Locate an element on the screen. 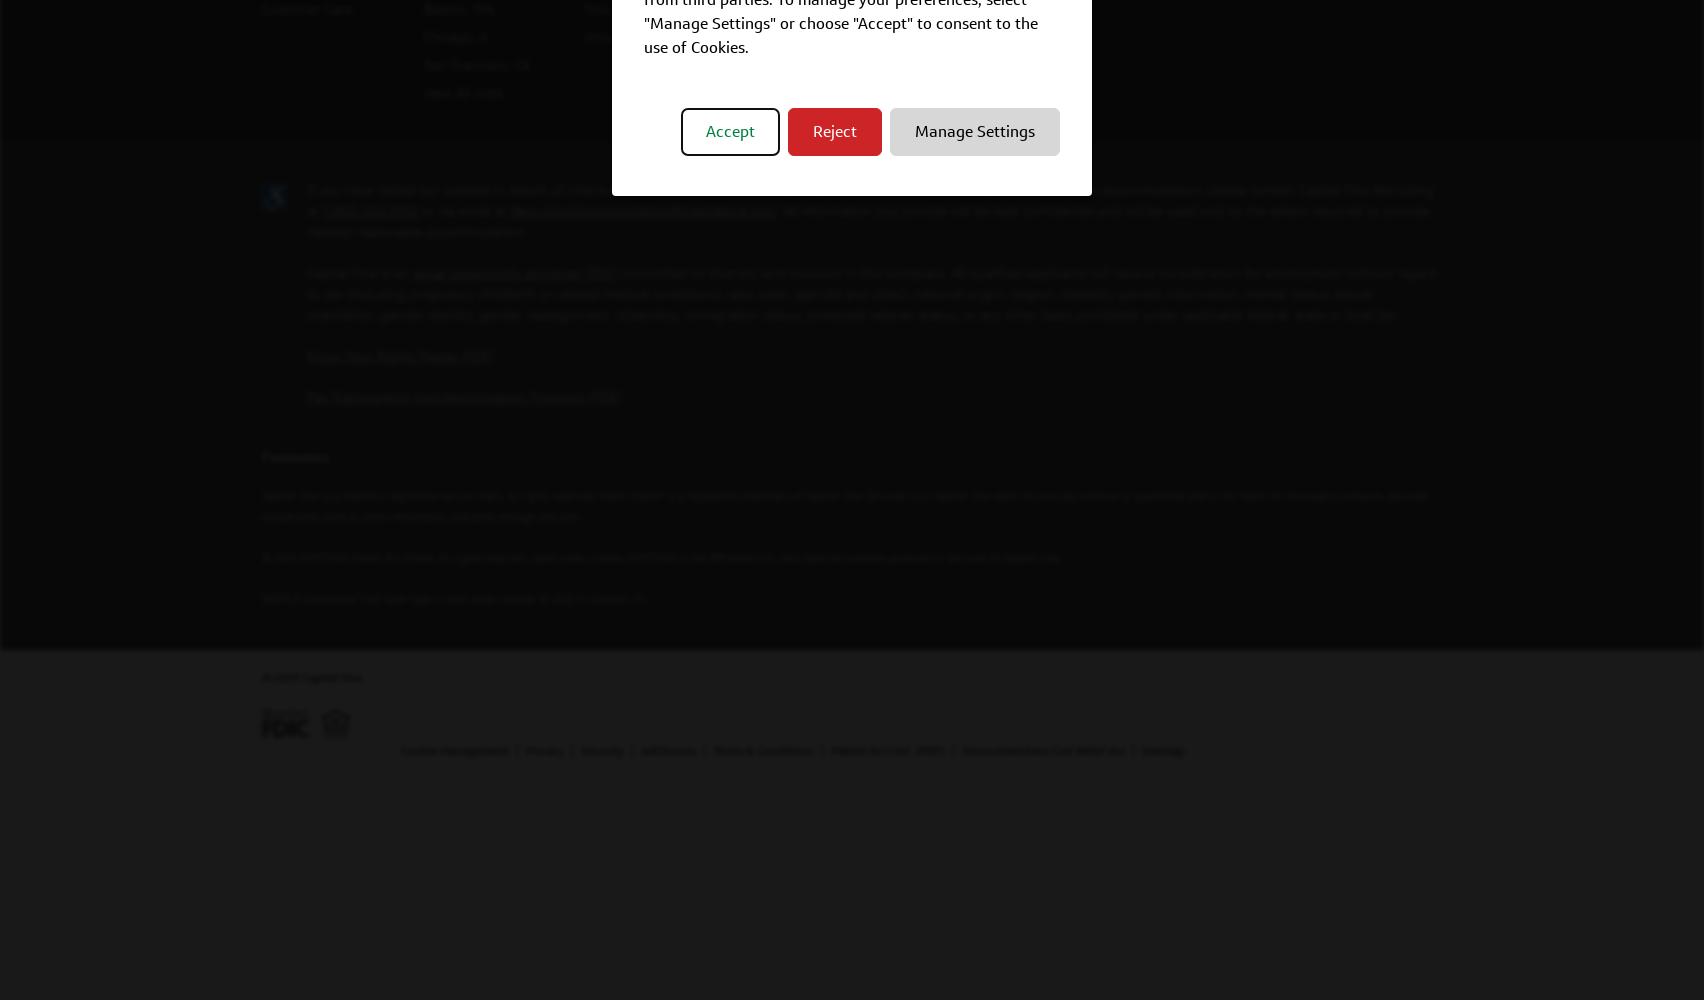  '1-800-304-9102' is located at coordinates (322, 209).